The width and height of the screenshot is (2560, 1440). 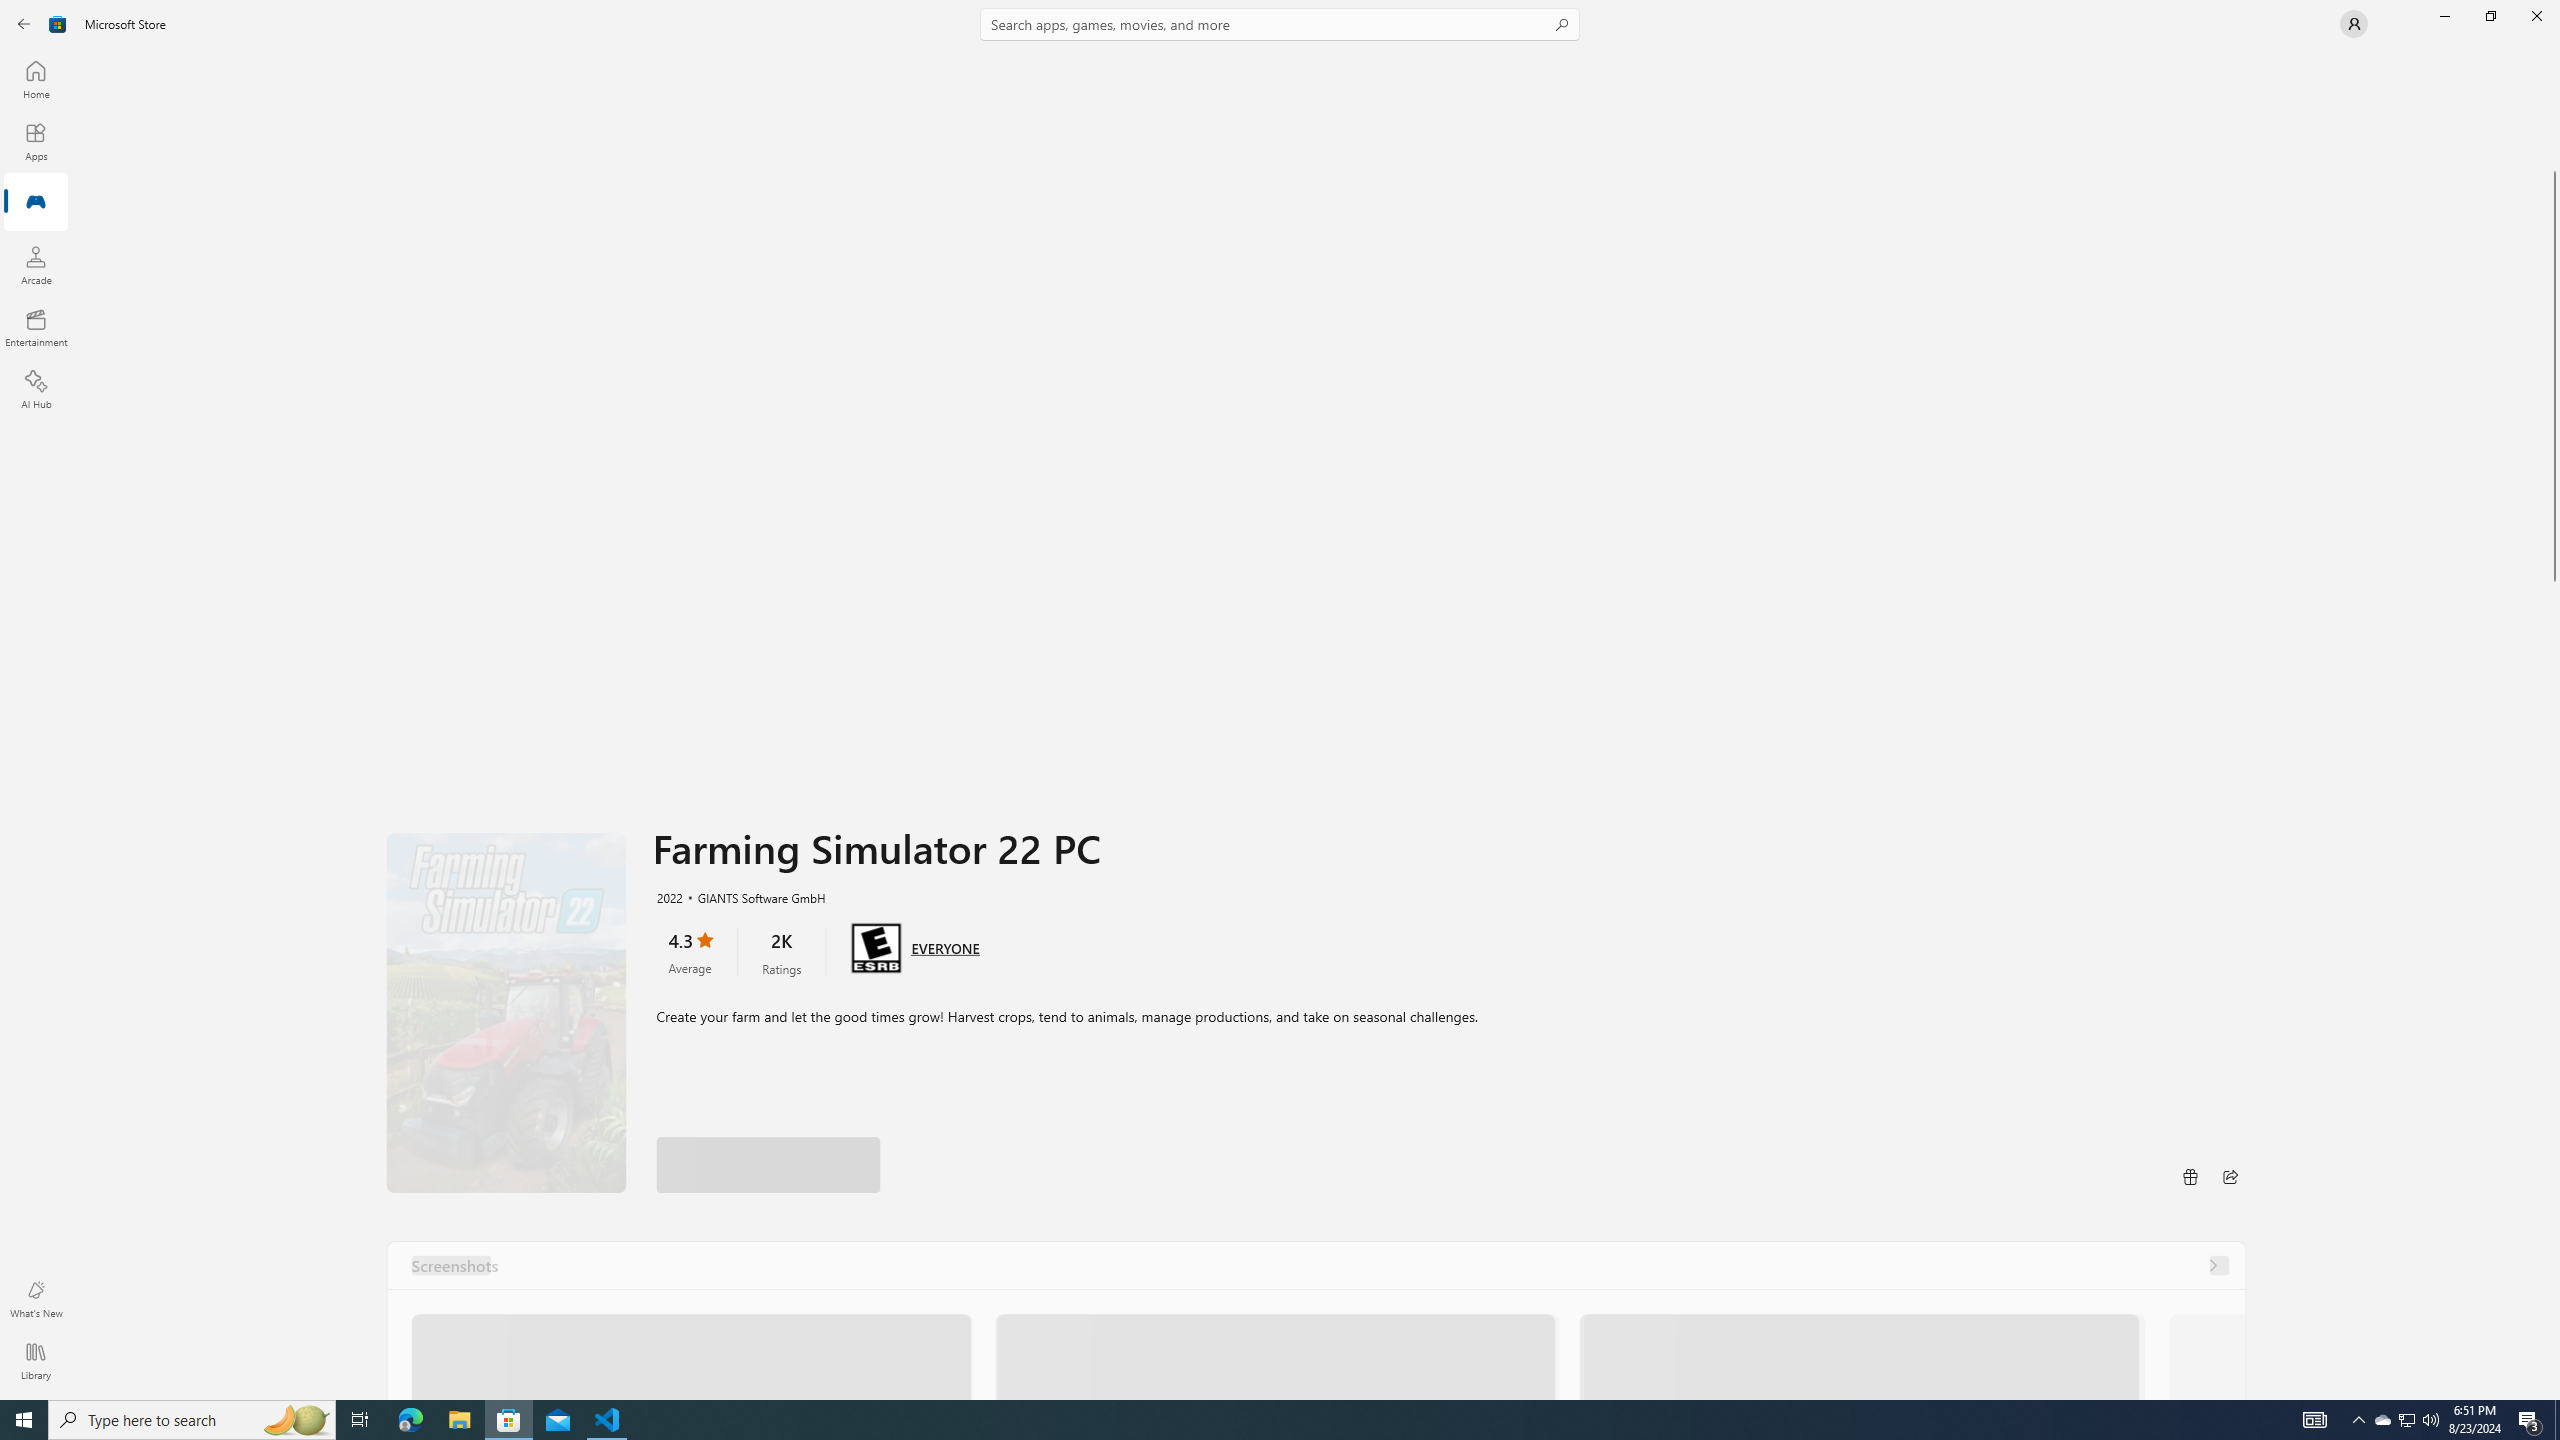 I want to click on 'Search', so click(x=1280, y=23).